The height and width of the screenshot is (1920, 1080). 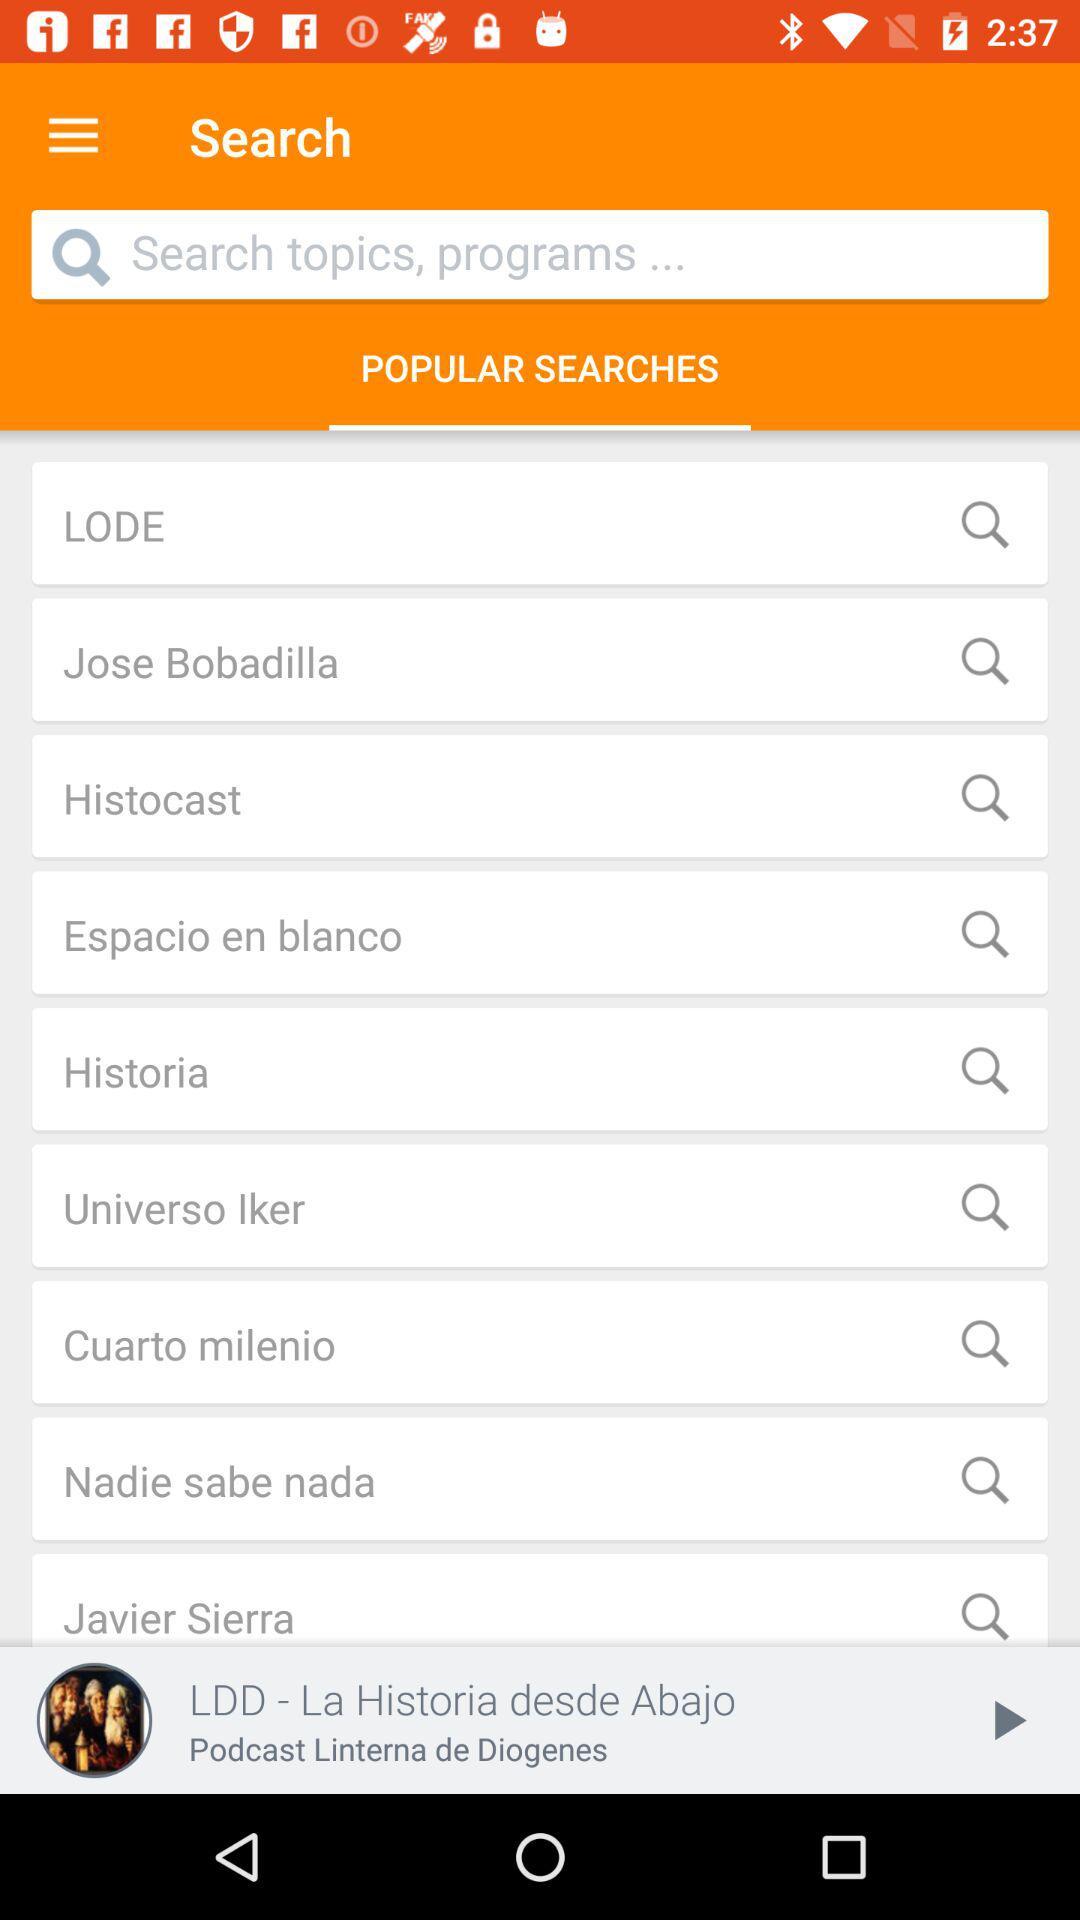 I want to click on the play icon, so click(x=1006, y=1719).